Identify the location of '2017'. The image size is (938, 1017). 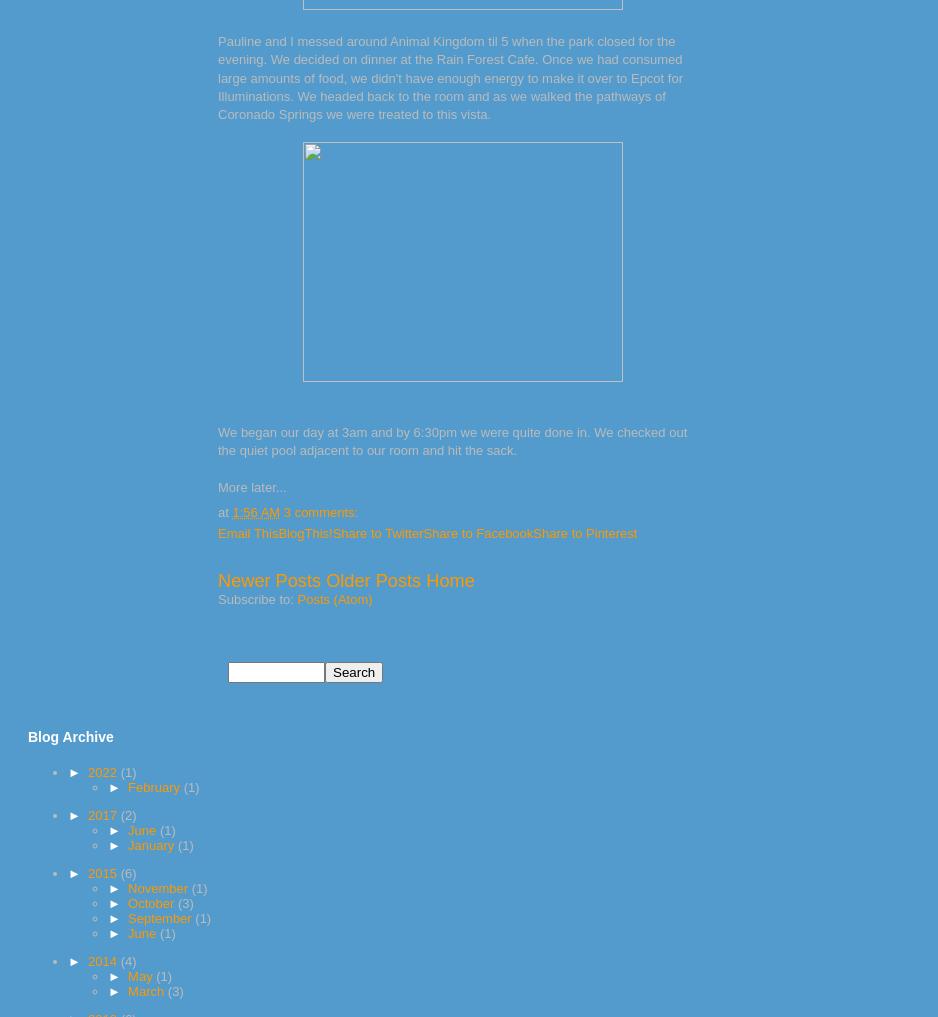
(103, 814).